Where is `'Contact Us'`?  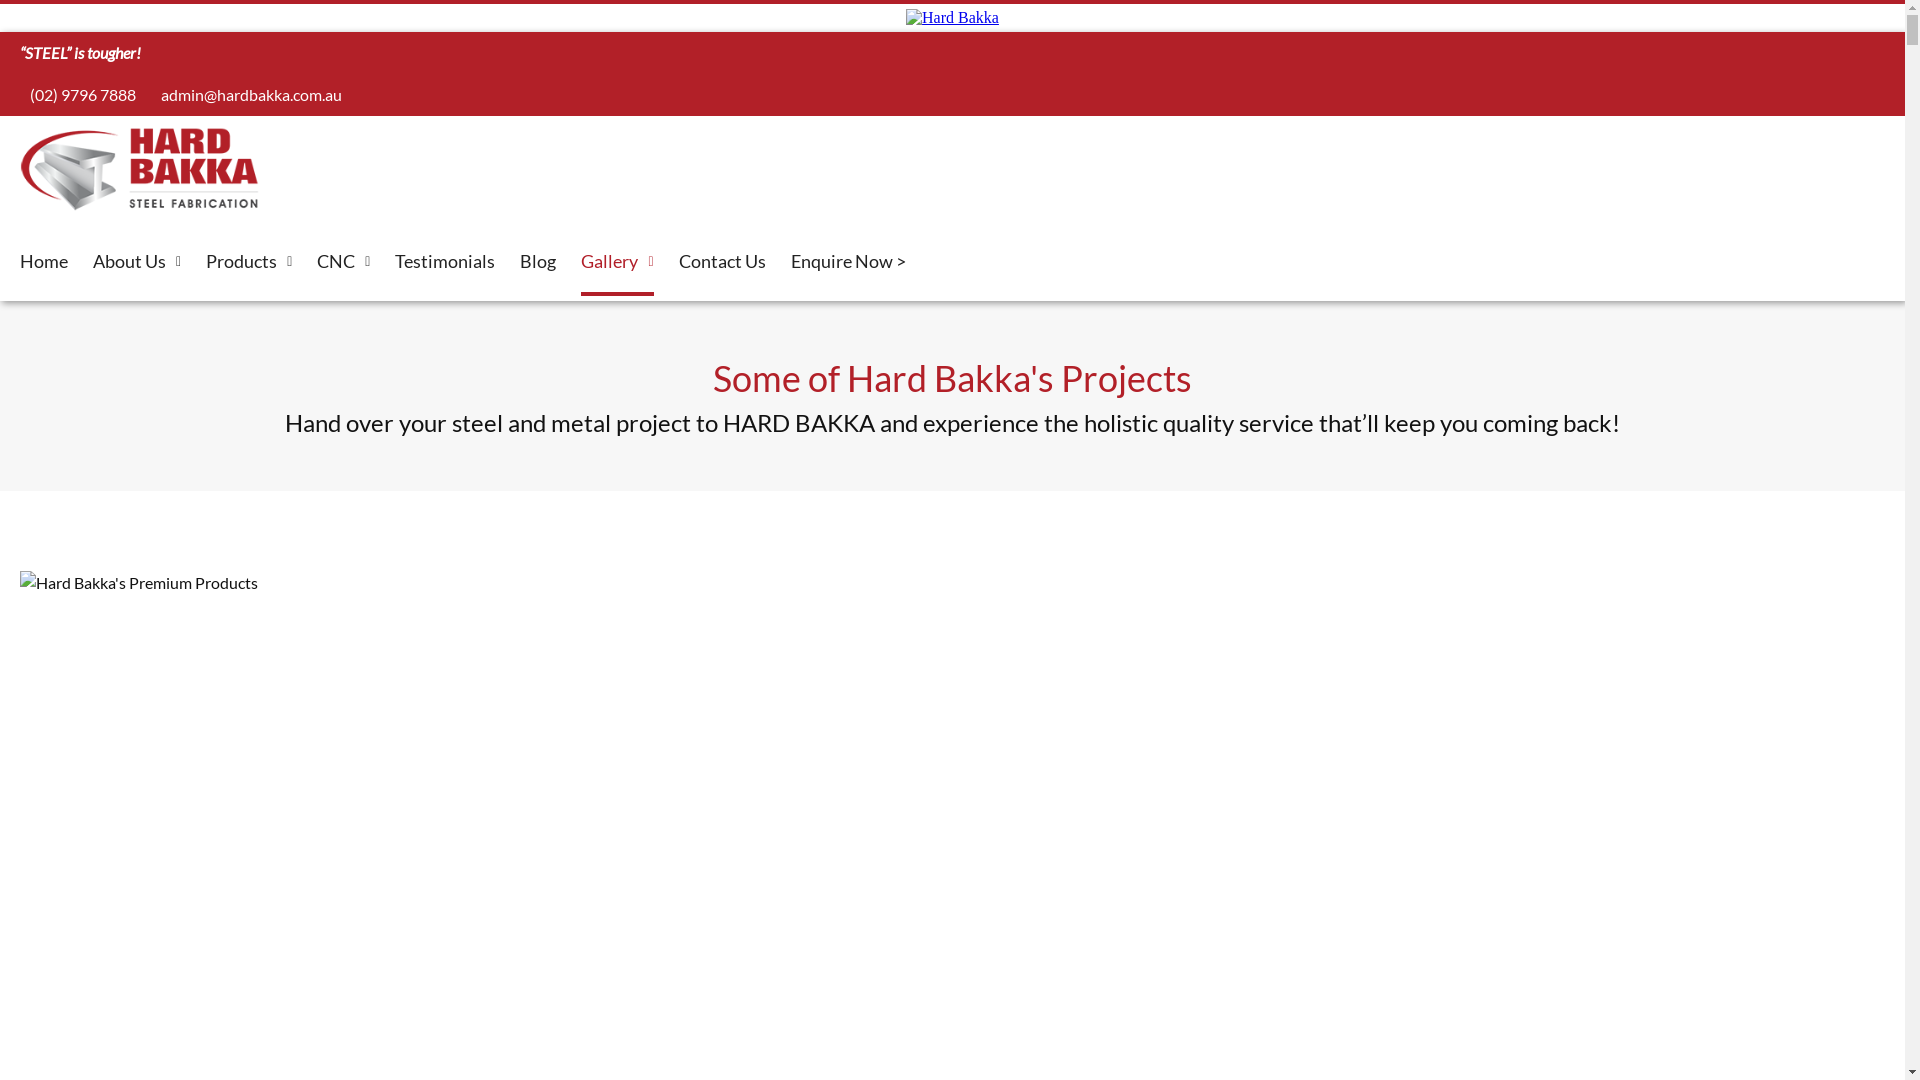
'Contact Us' is located at coordinates (720, 261).